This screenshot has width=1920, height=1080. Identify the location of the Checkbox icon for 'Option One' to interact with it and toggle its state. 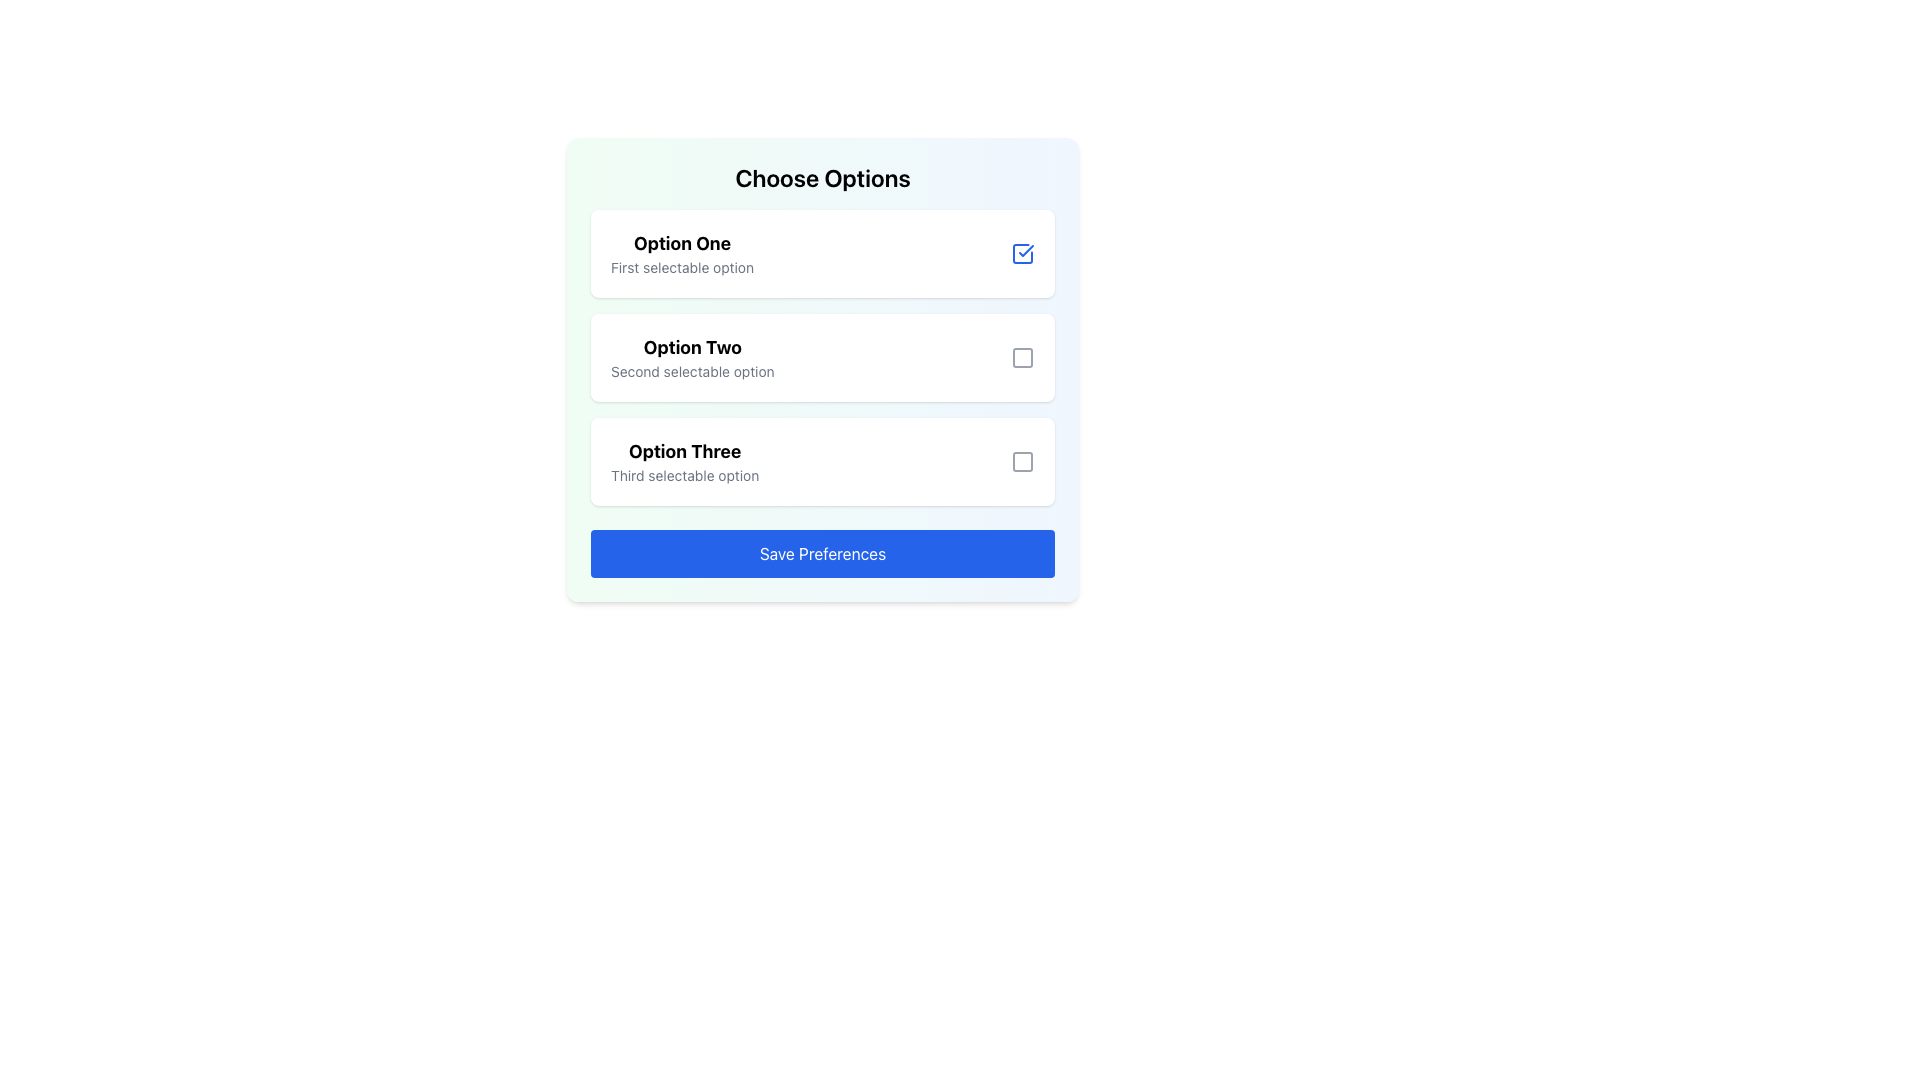
(1022, 253).